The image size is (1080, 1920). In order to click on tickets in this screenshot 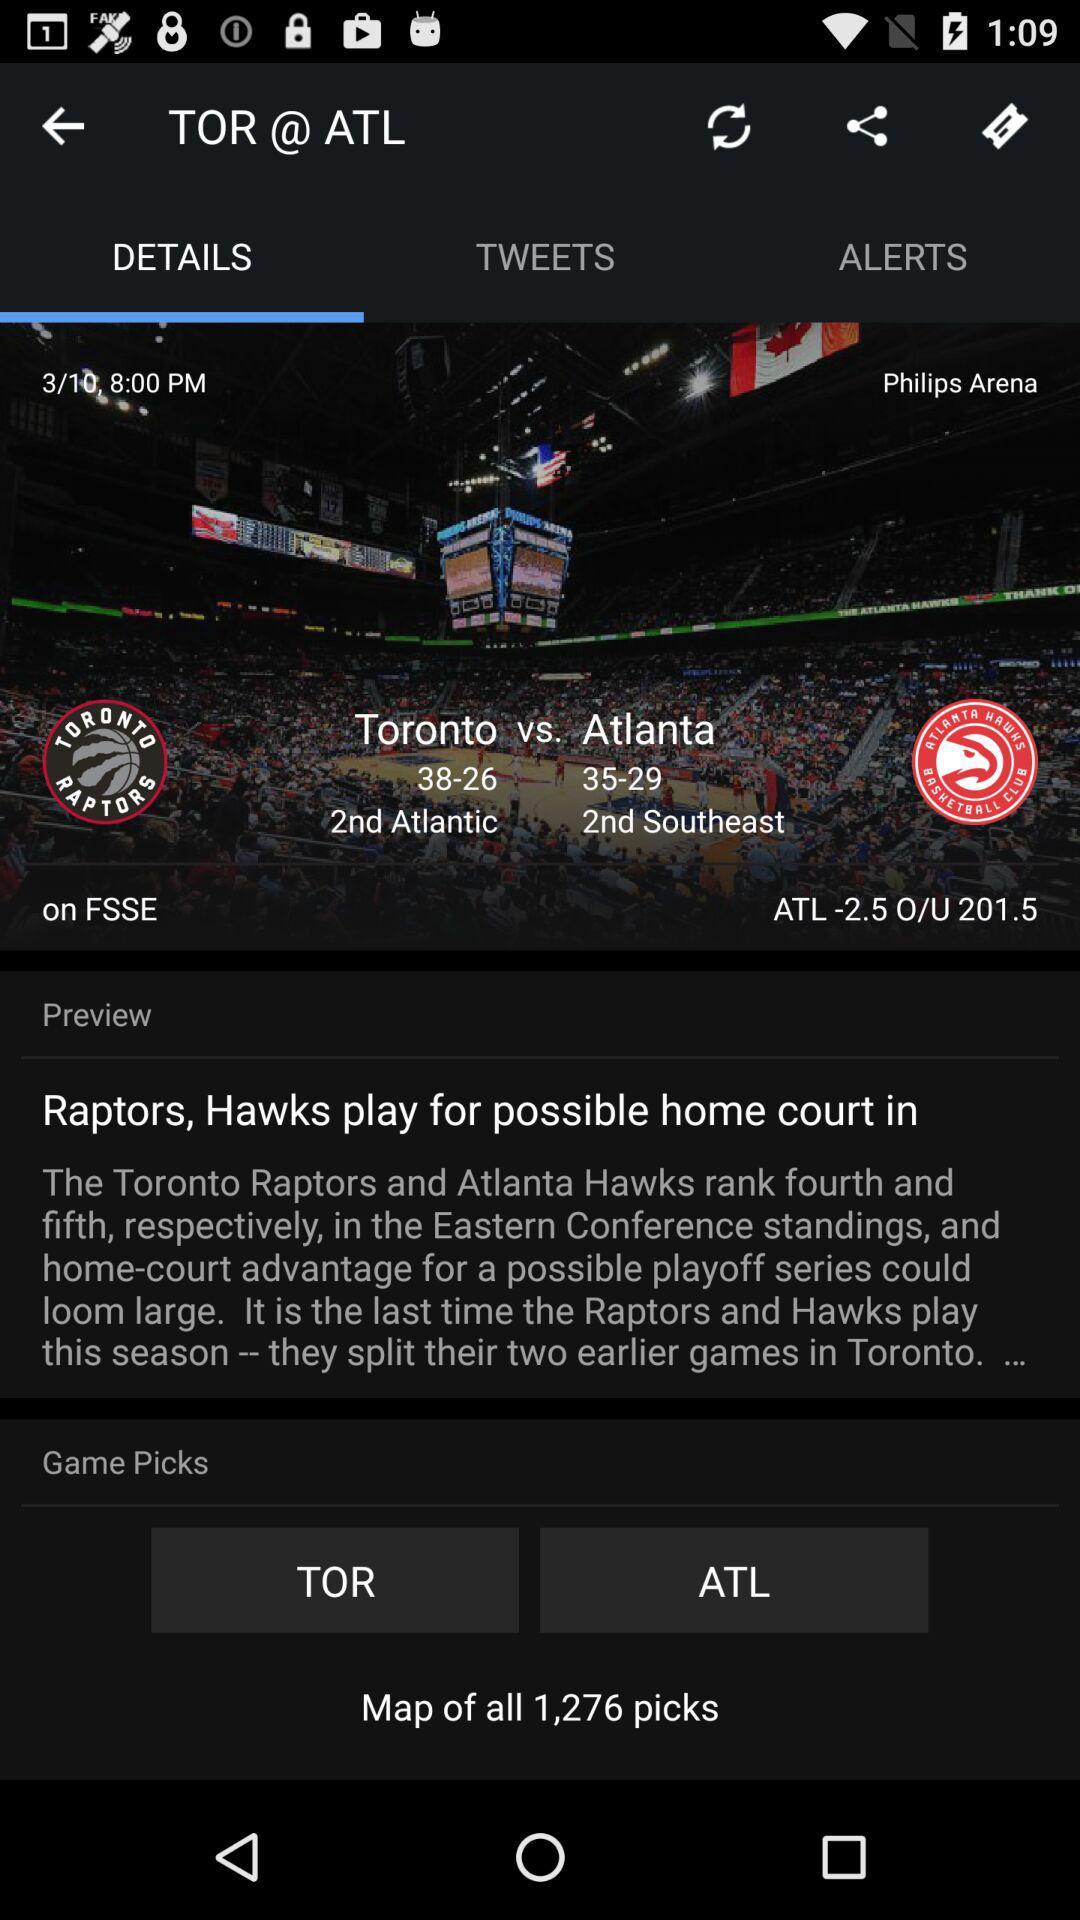, I will do `click(1005, 124)`.